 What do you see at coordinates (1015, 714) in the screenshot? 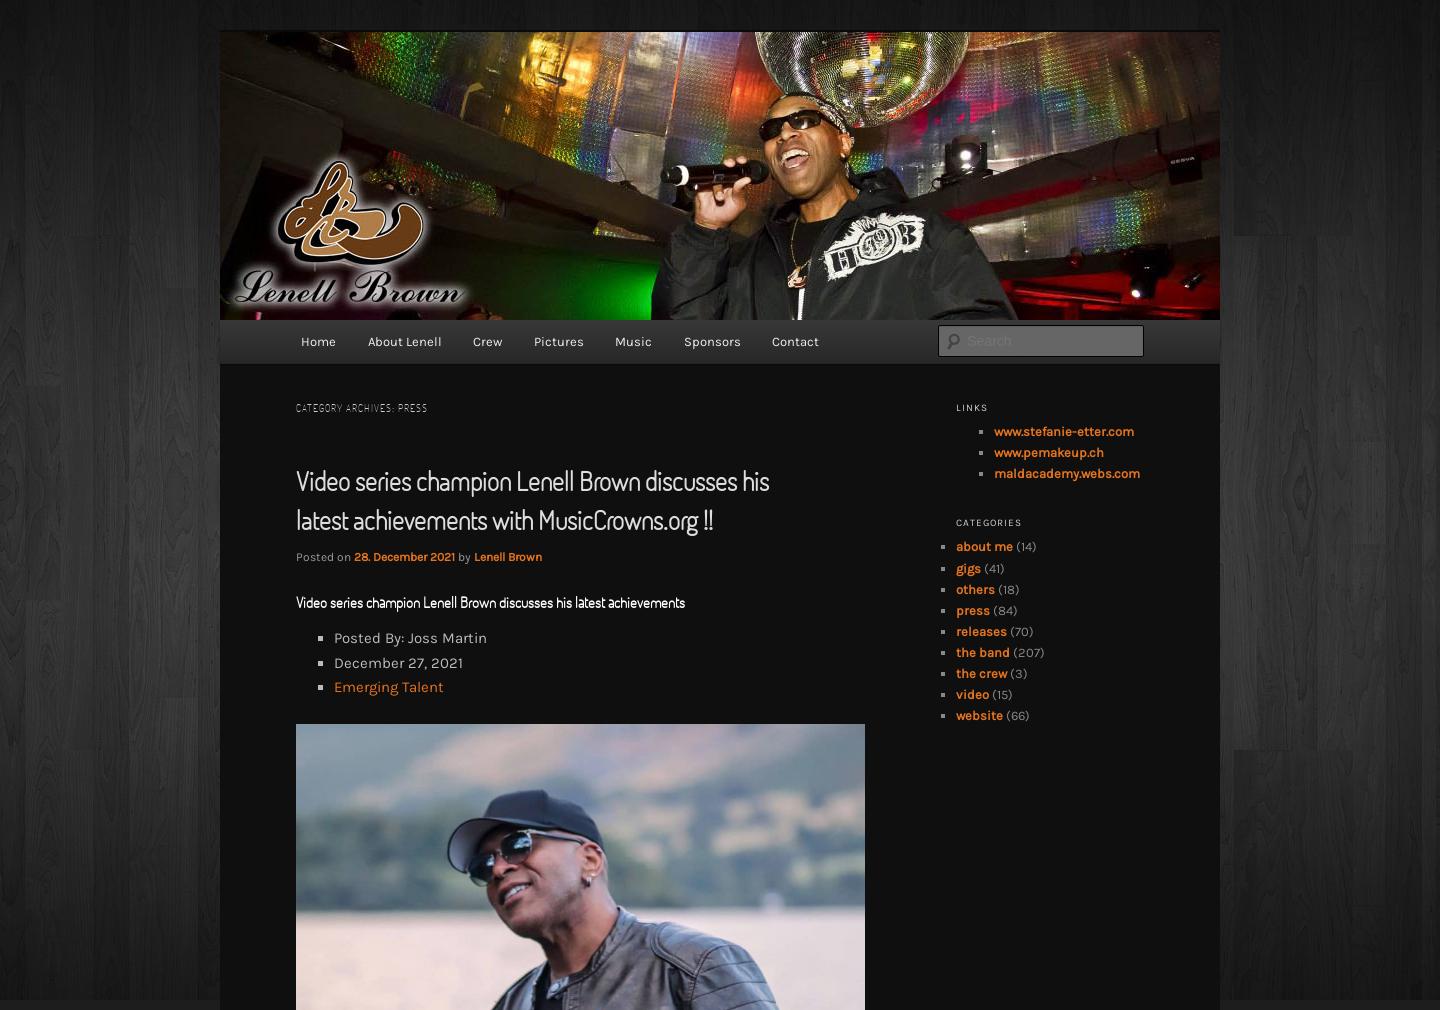
I see `'(66)'` at bounding box center [1015, 714].